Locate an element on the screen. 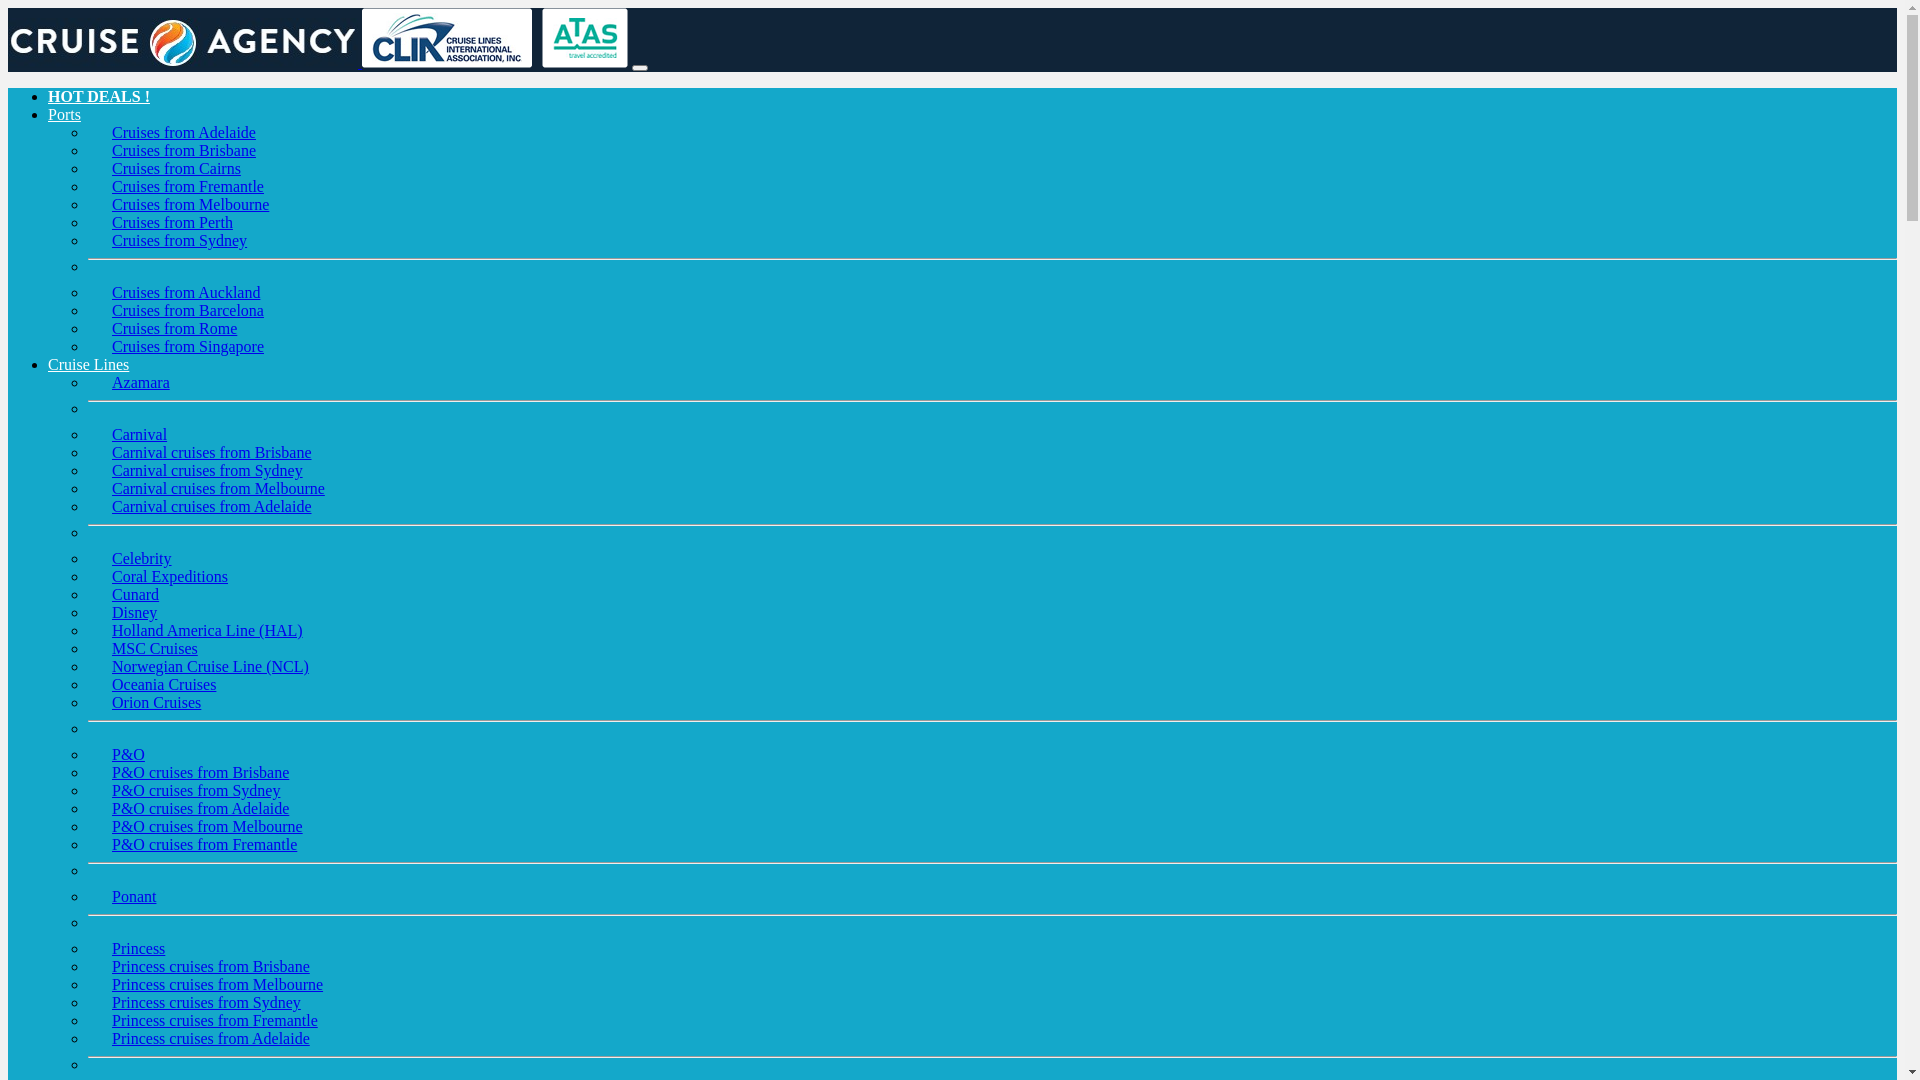 This screenshot has width=1920, height=1080. 'Orion Cruises' is located at coordinates (155, 701).